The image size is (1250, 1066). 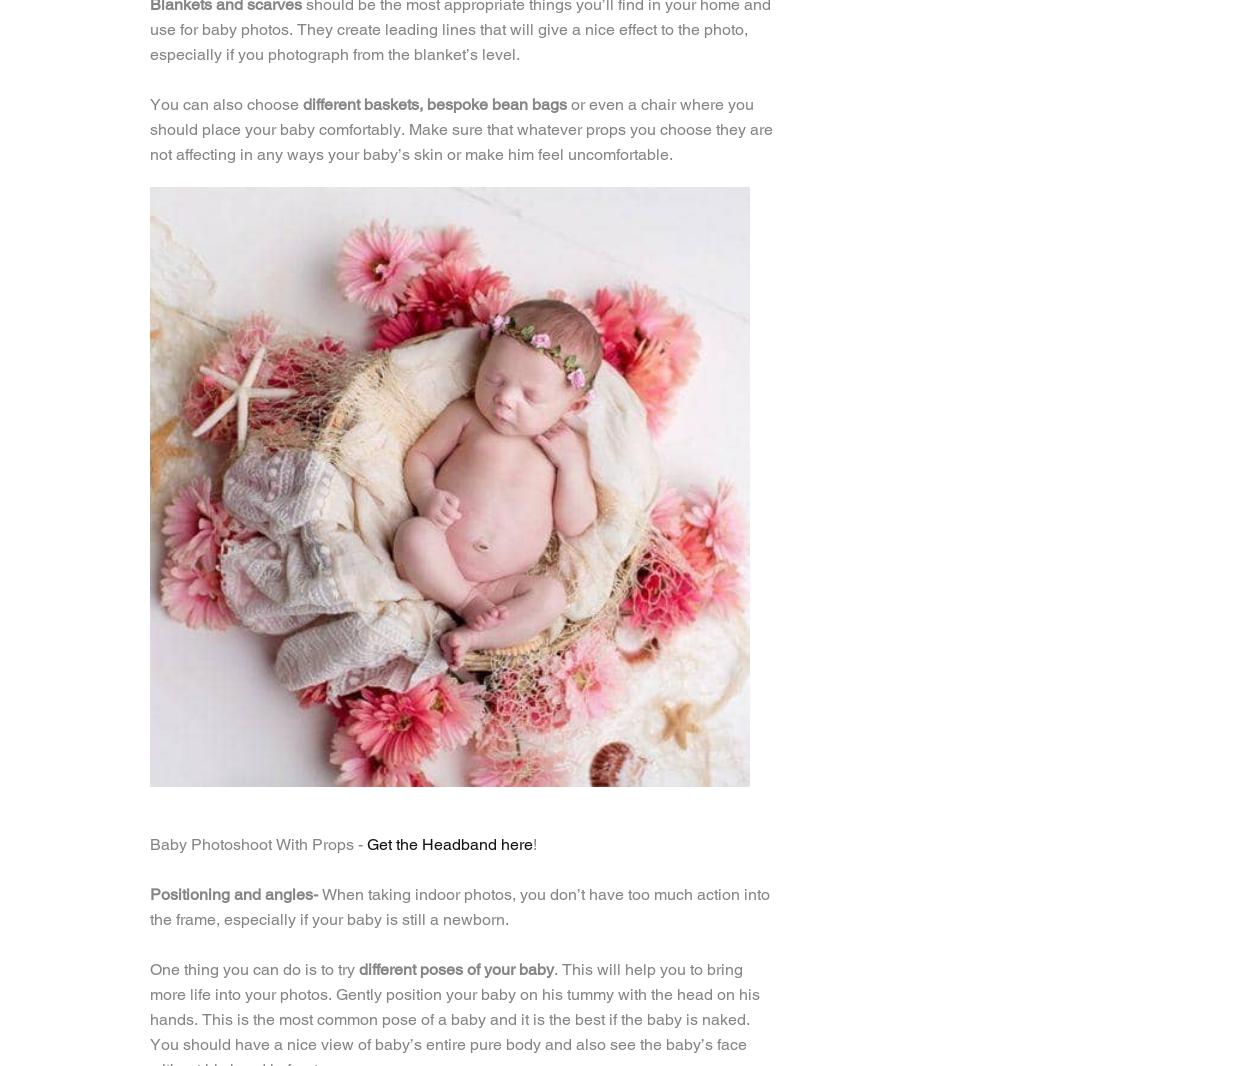 What do you see at coordinates (150, 894) in the screenshot?
I see `'Positioning and angles-'` at bounding box center [150, 894].